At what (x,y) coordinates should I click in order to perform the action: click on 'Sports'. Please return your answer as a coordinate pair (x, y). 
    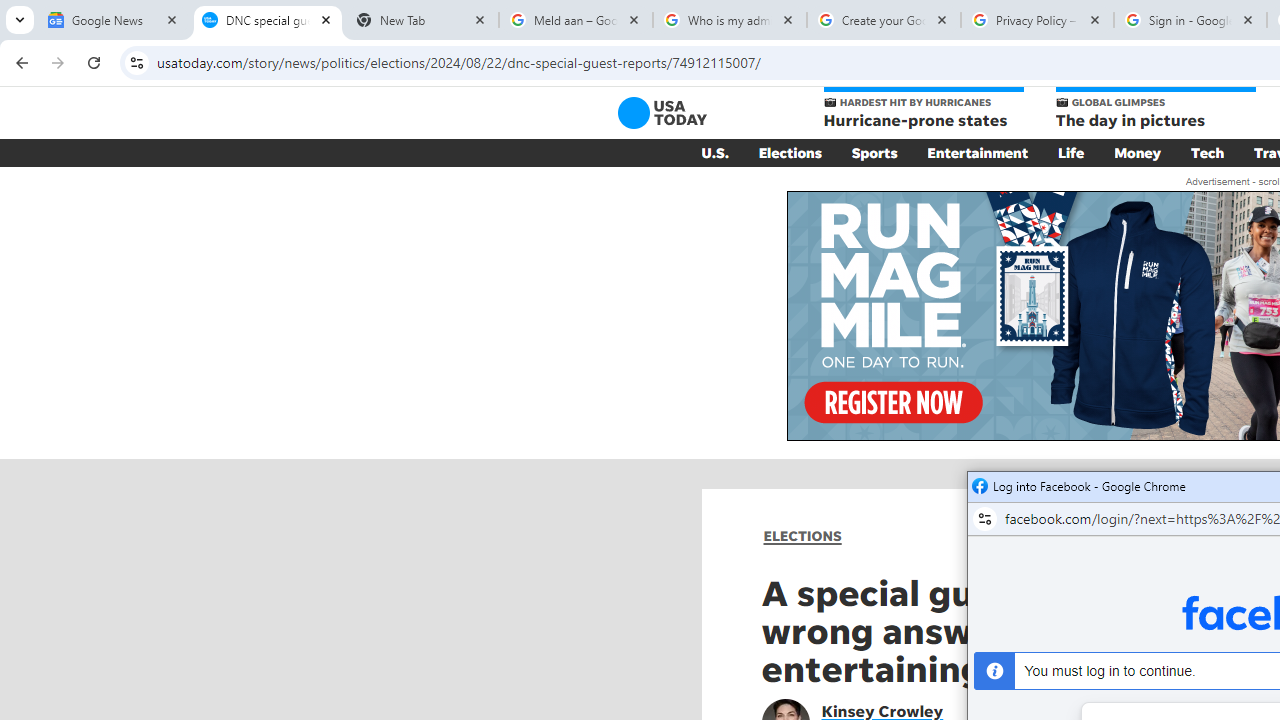
    Looking at the image, I should click on (874, 152).